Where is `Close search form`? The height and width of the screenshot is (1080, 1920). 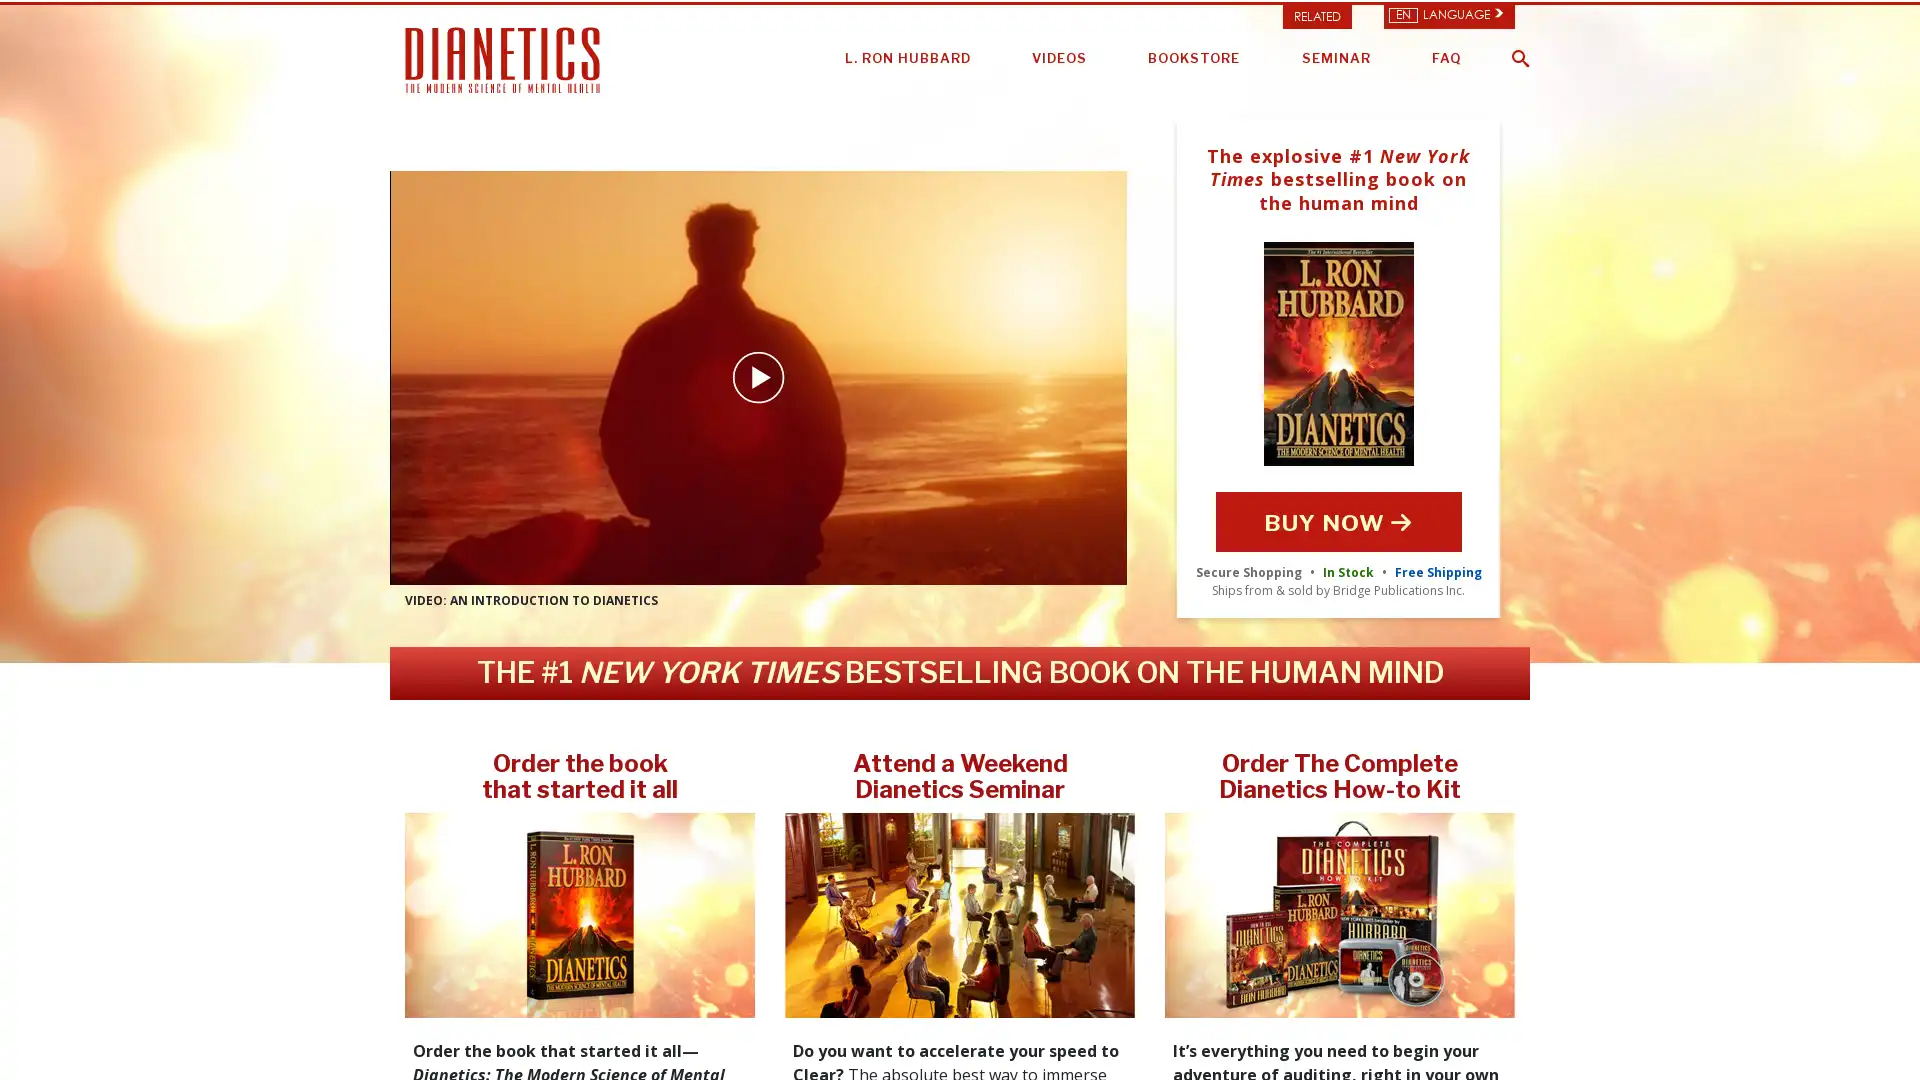 Close search form is located at coordinates (1884, 44).